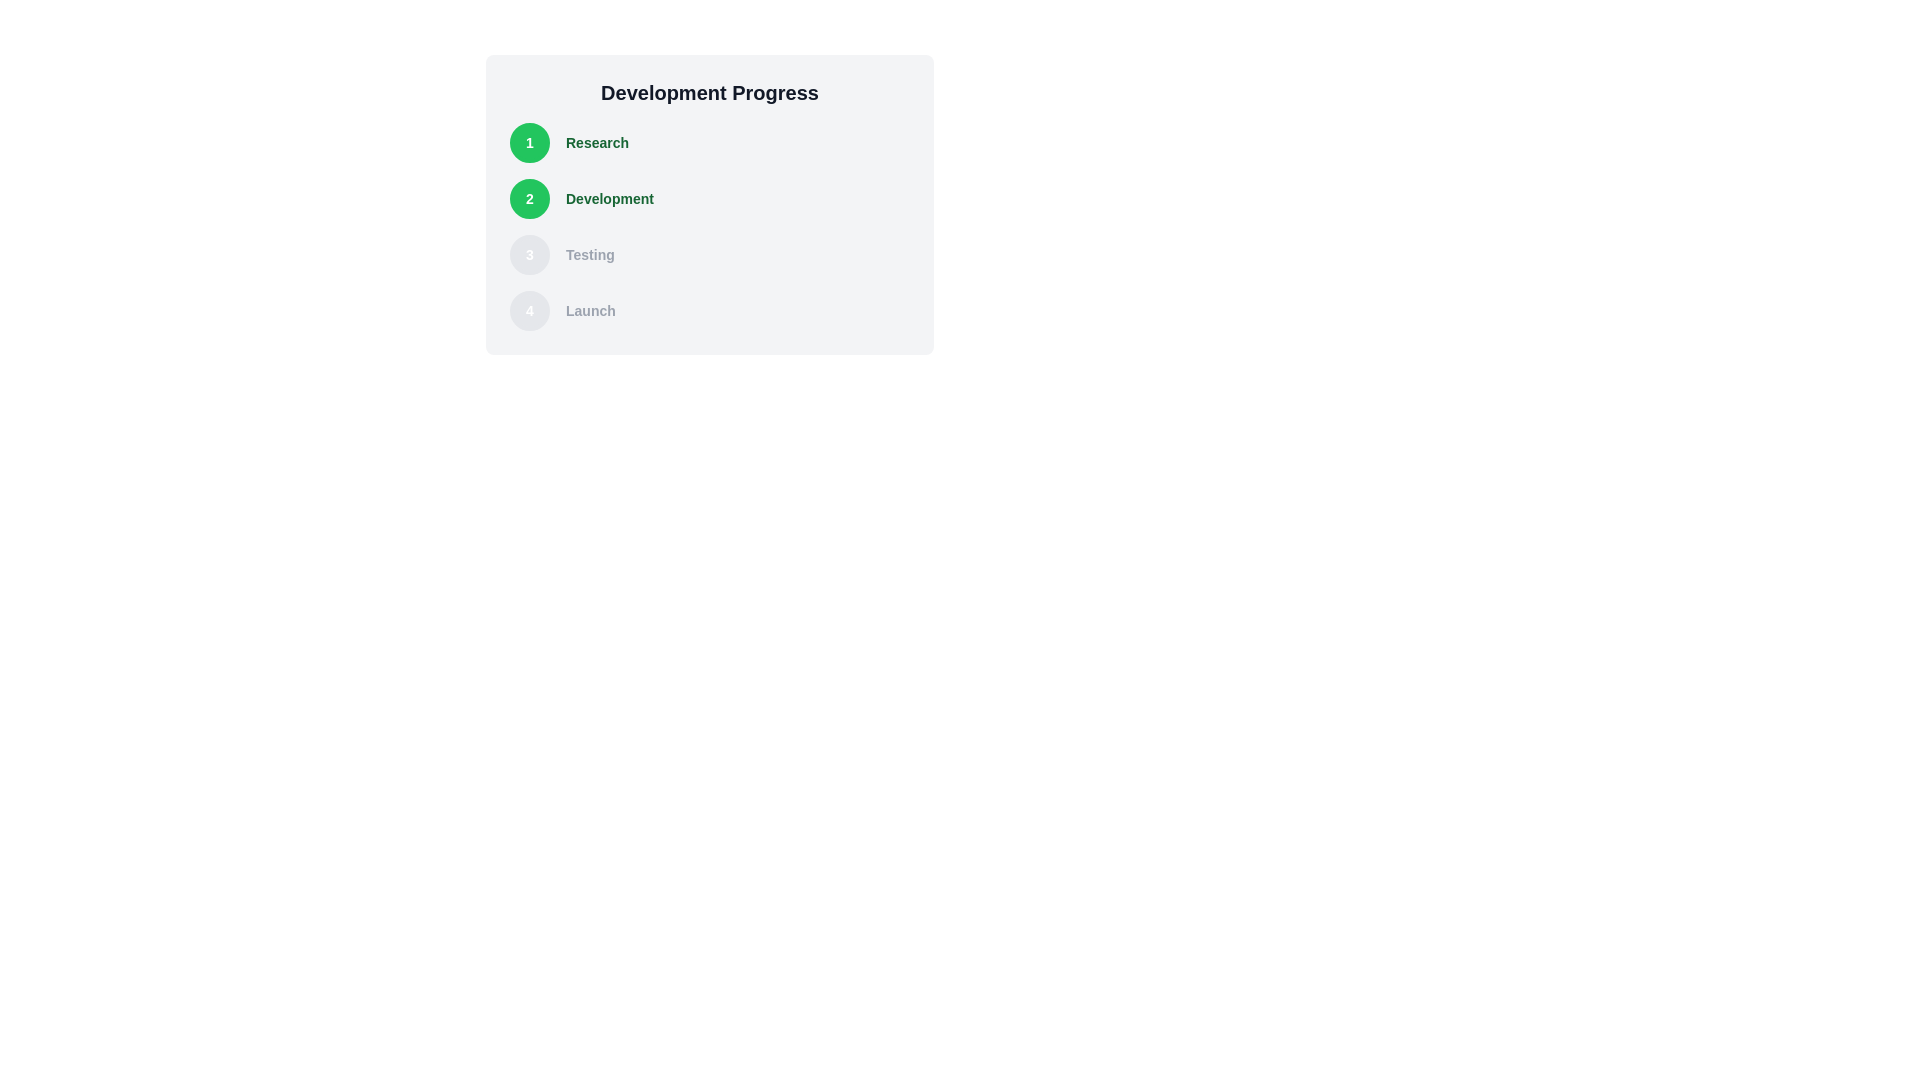 The height and width of the screenshot is (1080, 1920). Describe the element at coordinates (710, 253) in the screenshot. I see `the 'Testing' step in the progress steps list, which is visually distinct to indicate it is not yet completed` at that location.